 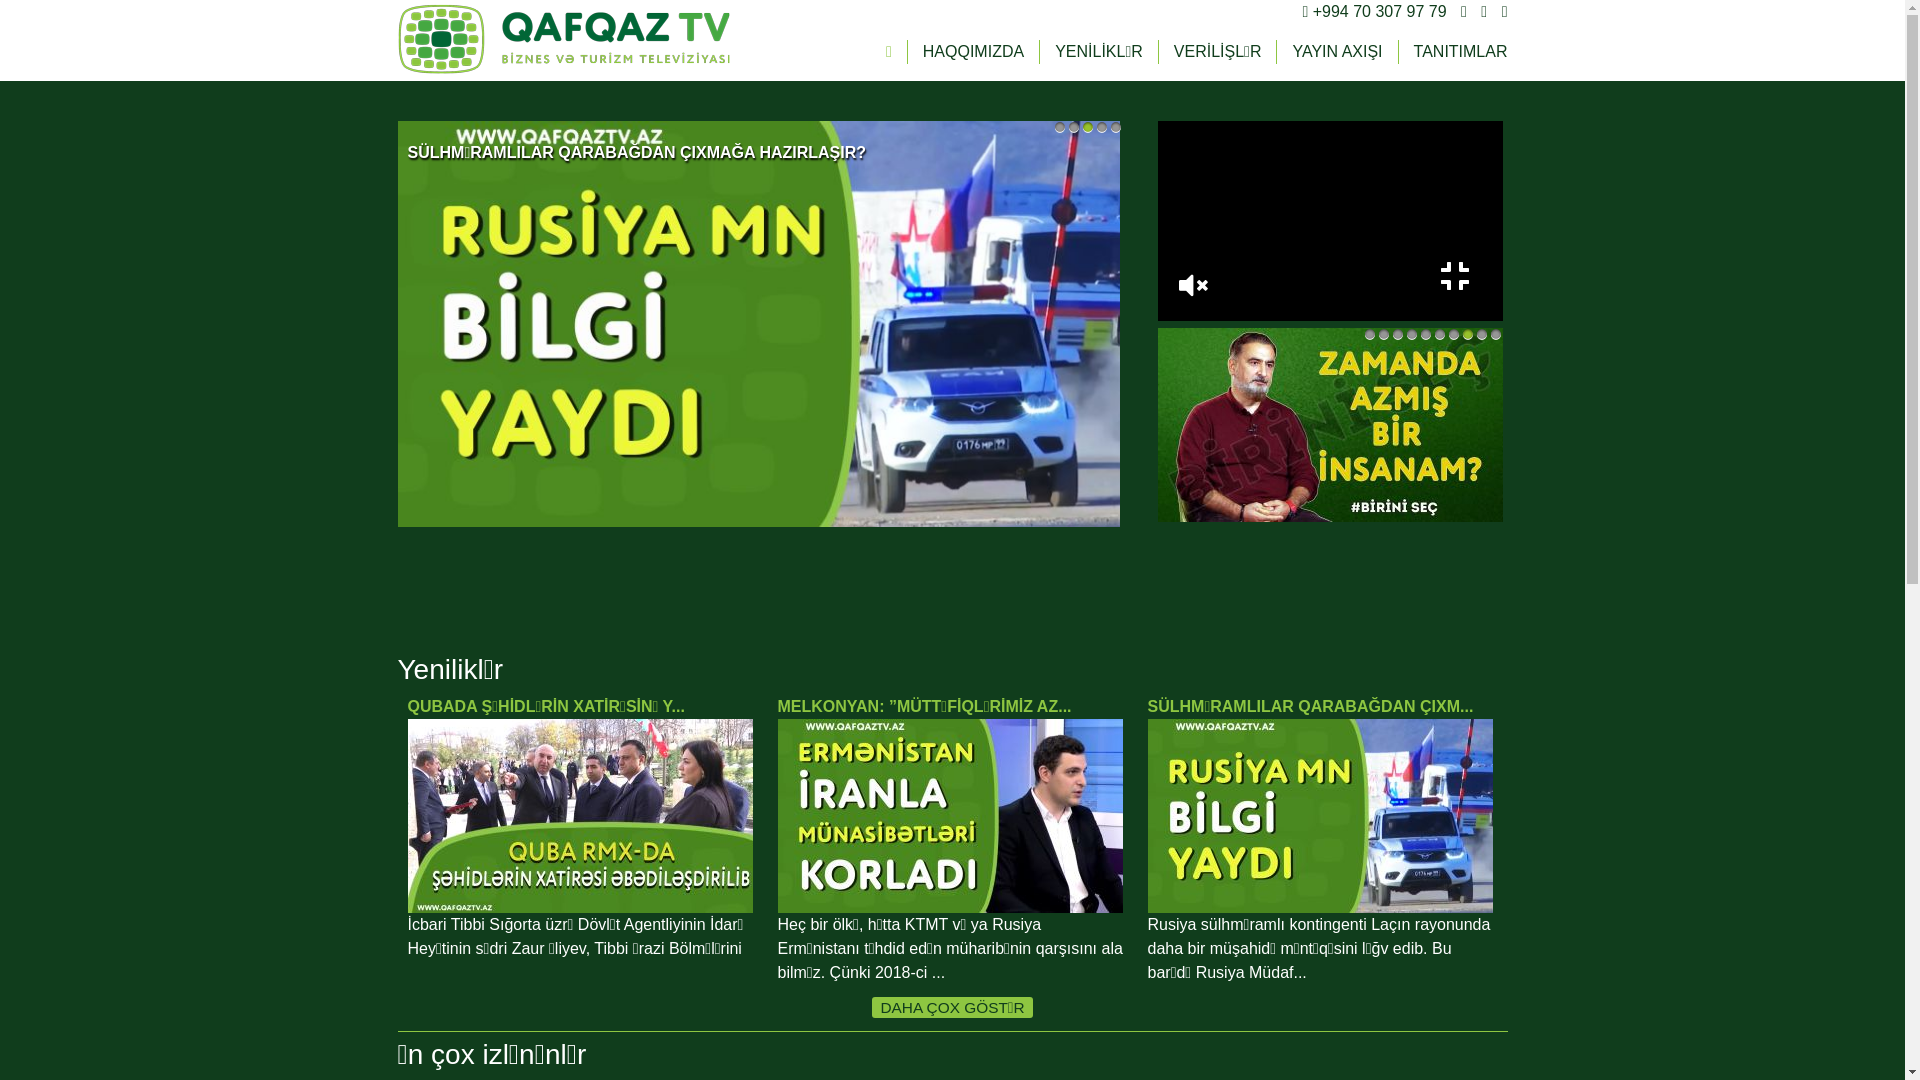 I want to click on '8', so click(x=1468, y=333).